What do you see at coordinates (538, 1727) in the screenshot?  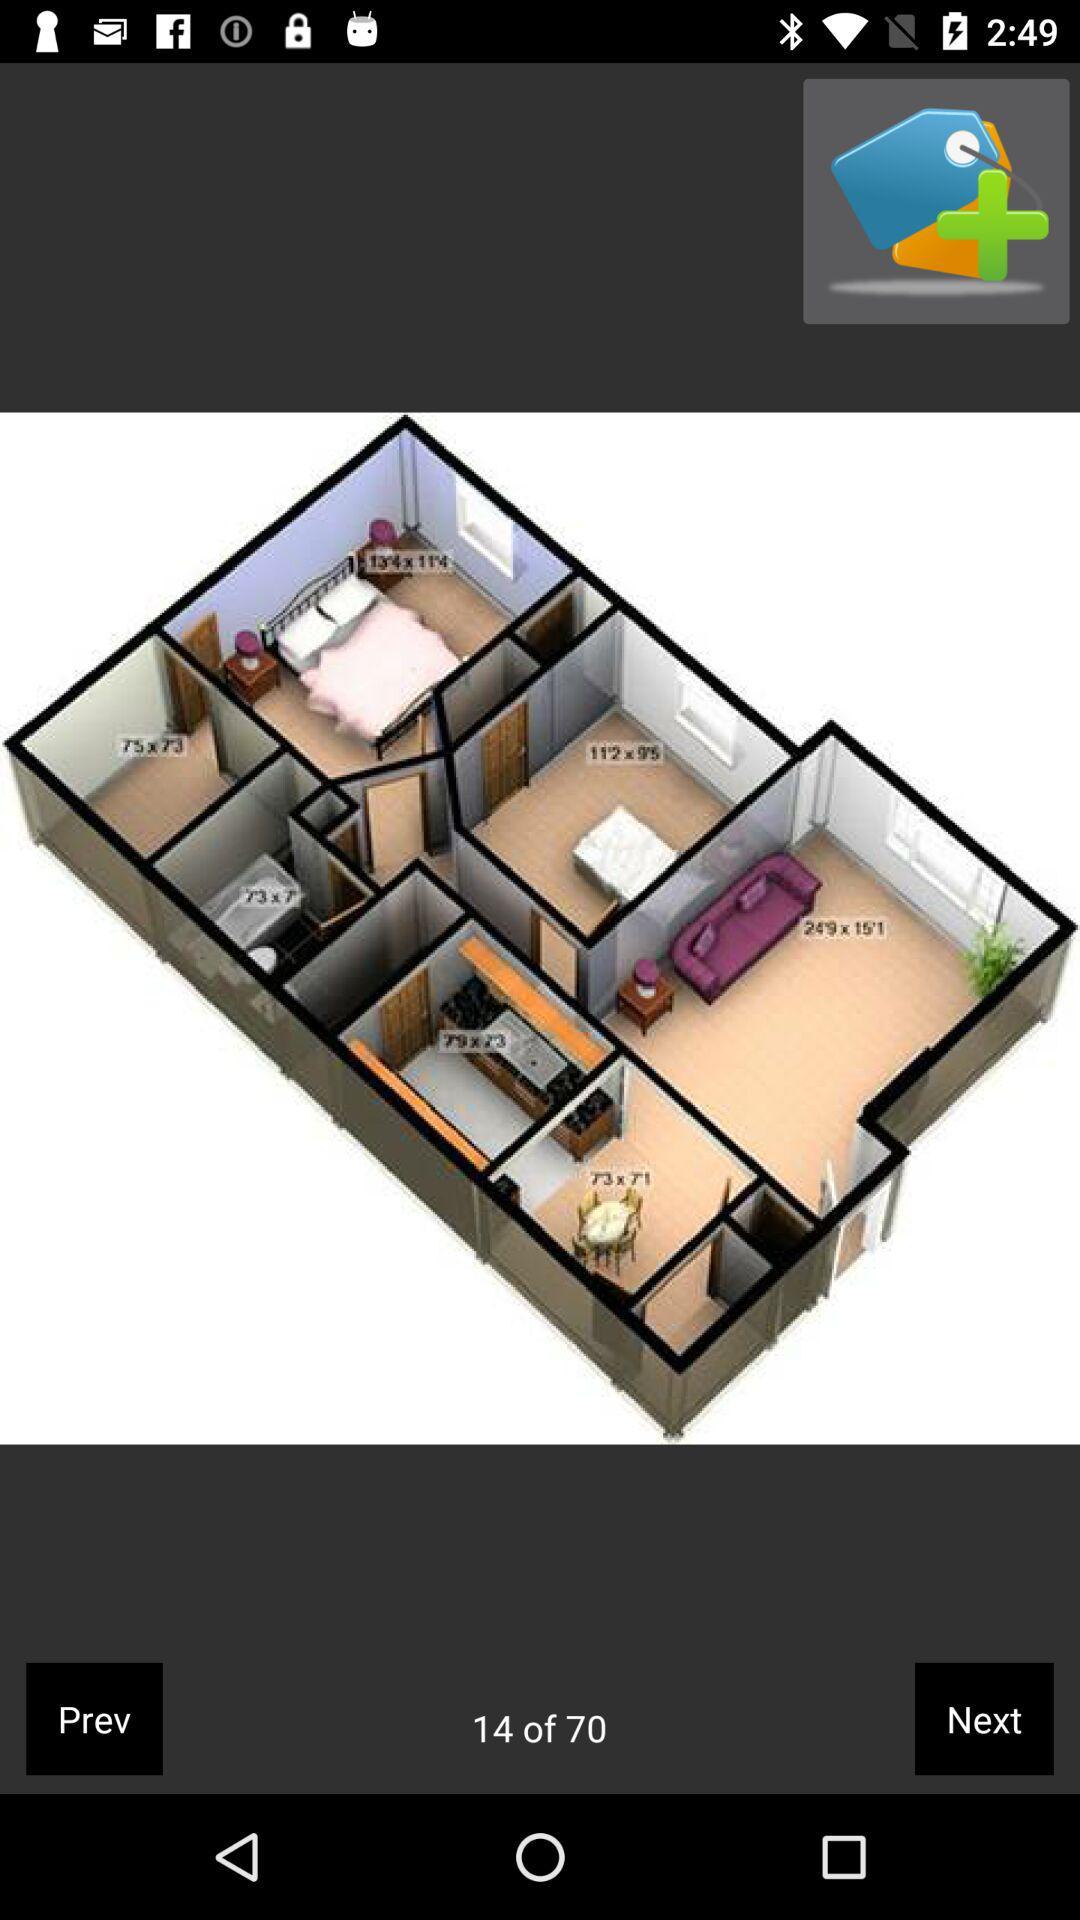 I see `the icon to the left of the next icon` at bounding box center [538, 1727].